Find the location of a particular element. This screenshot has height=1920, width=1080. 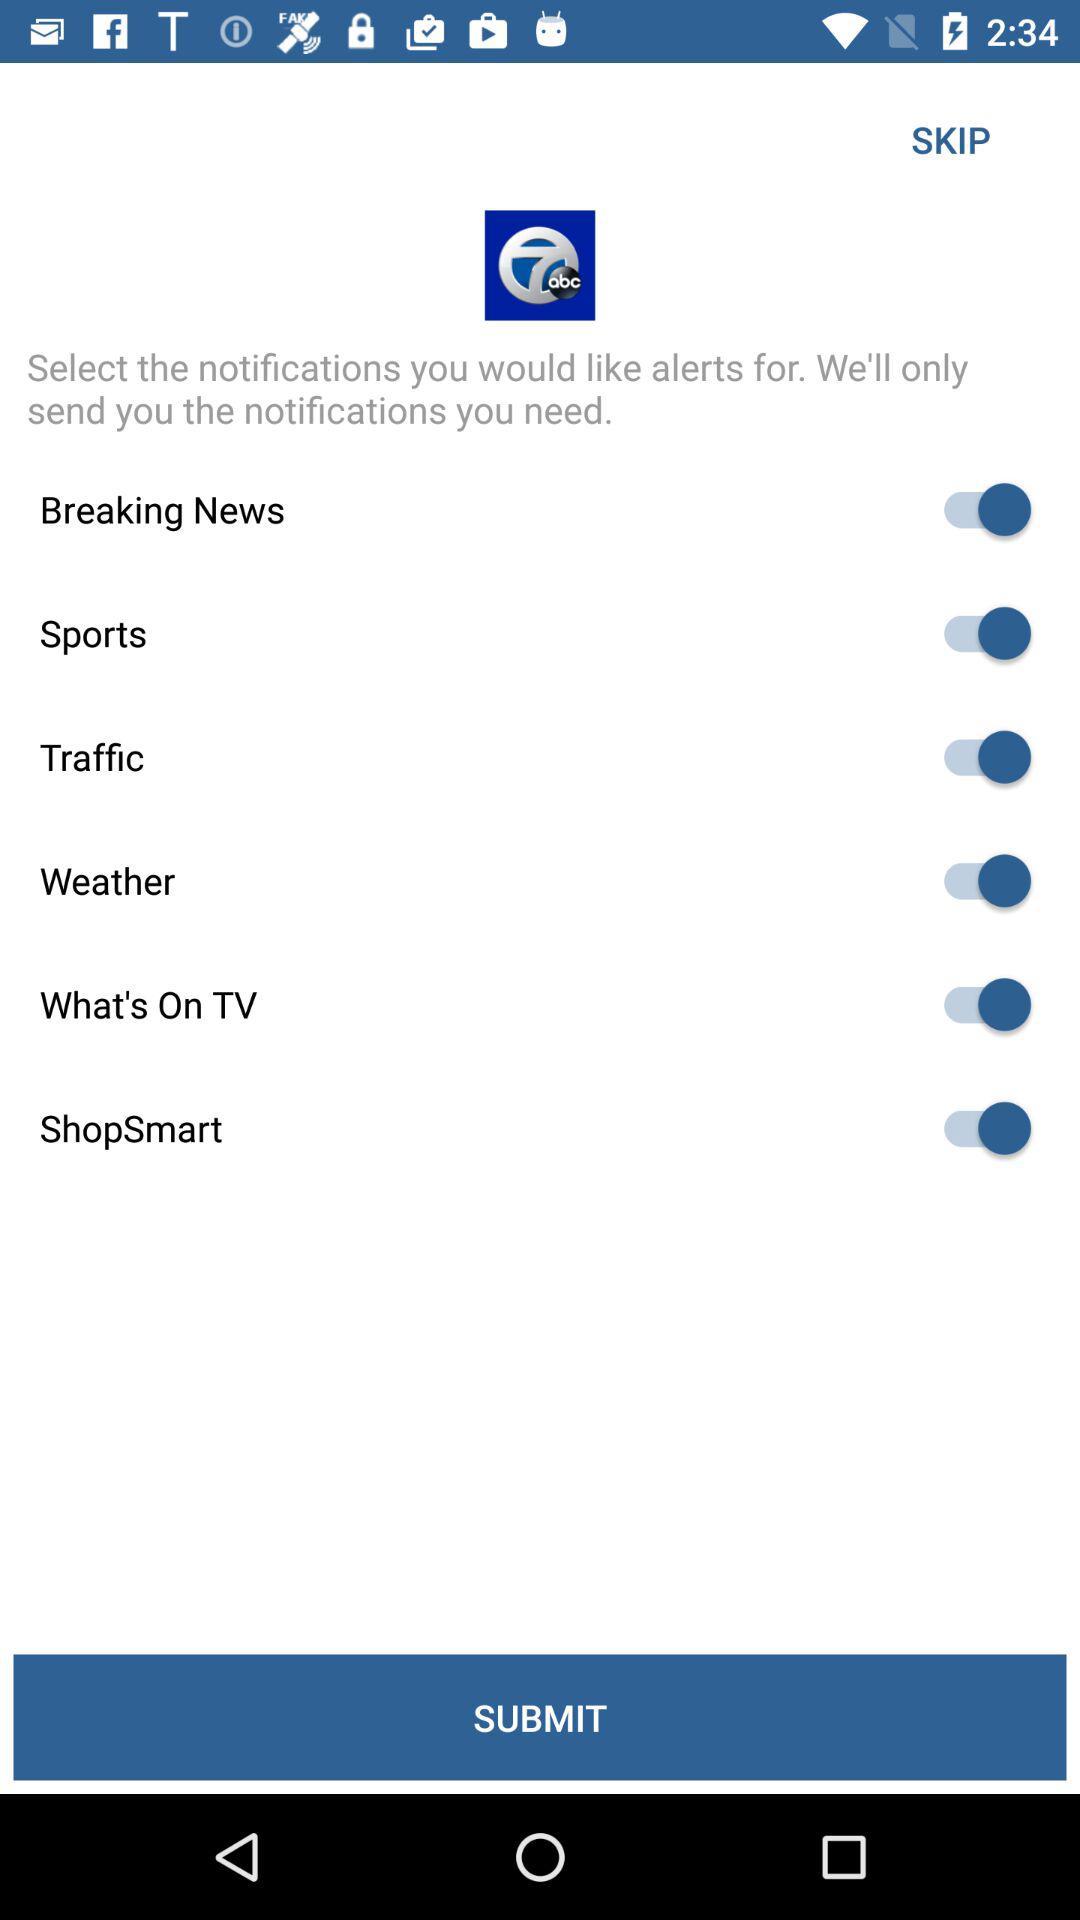

sports is located at coordinates (977, 632).